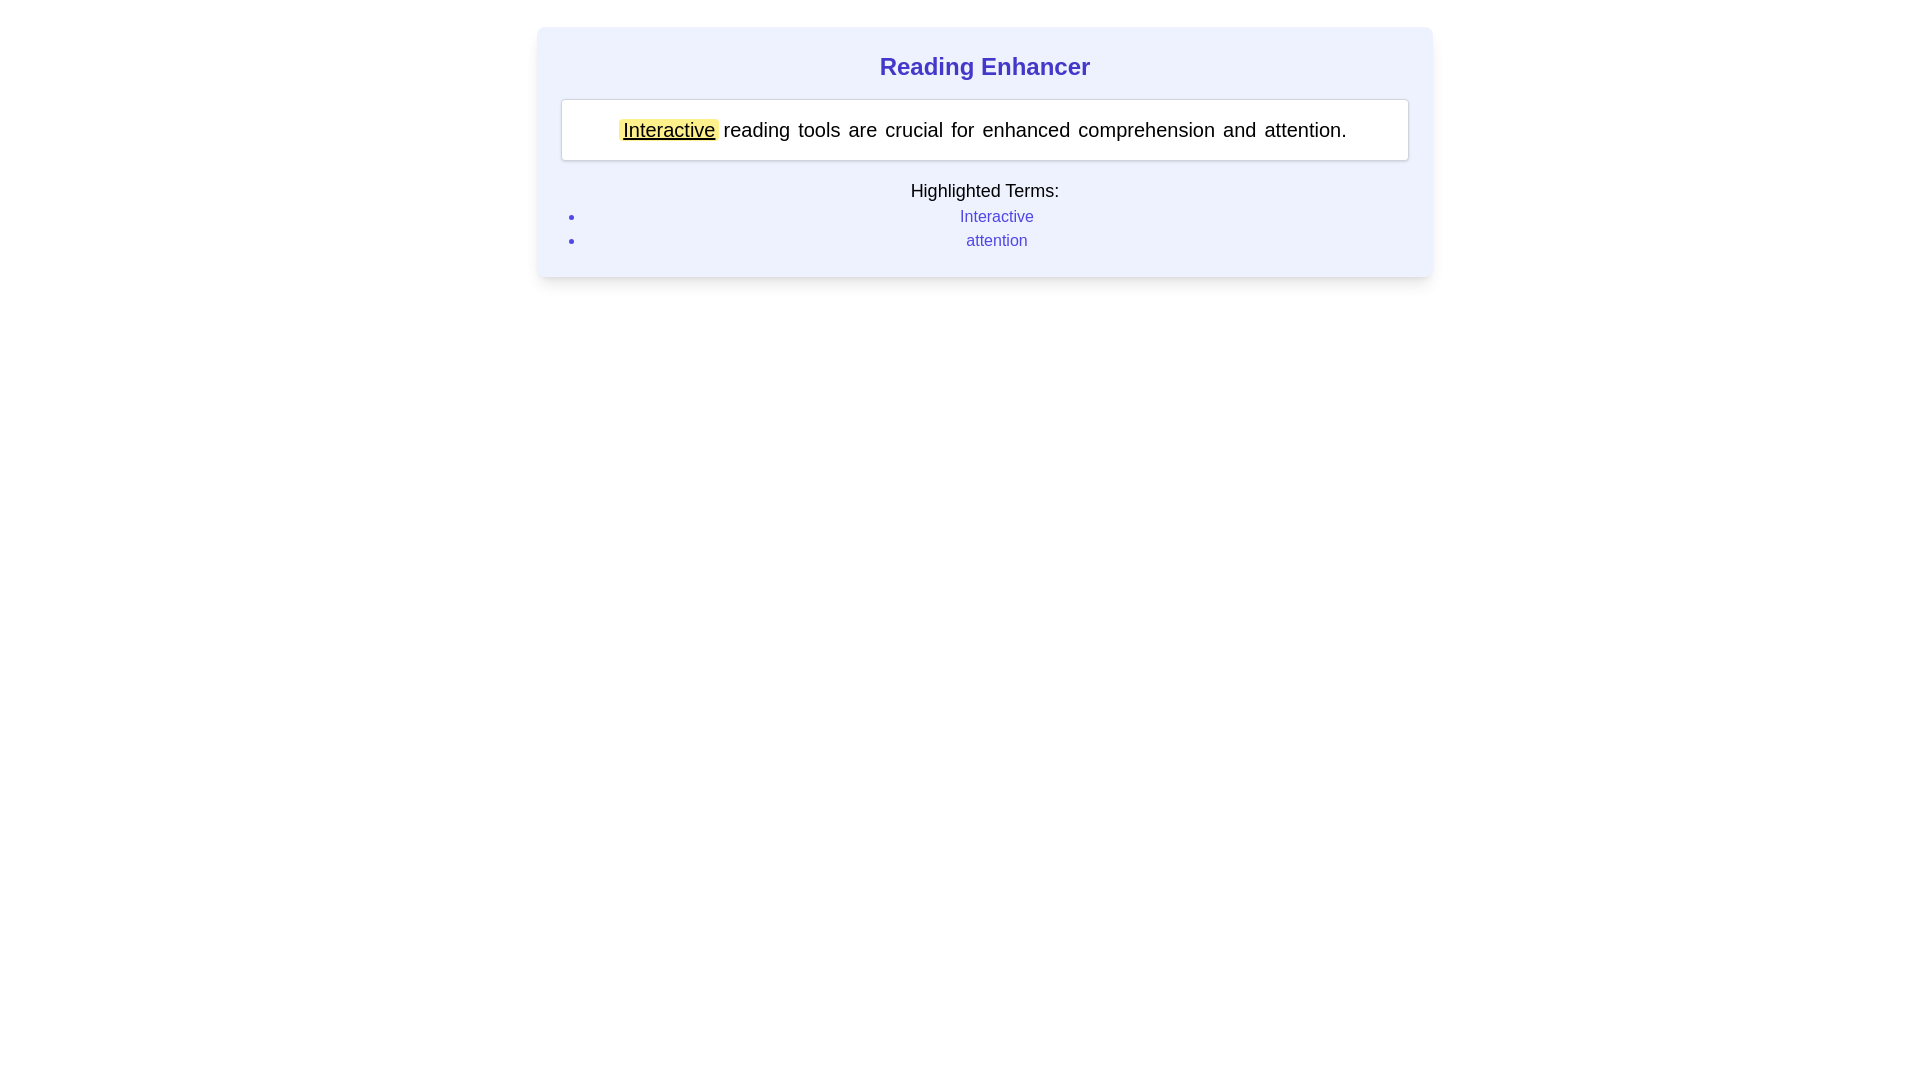  What do you see at coordinates (997, 216) in the screenshot?
I see `the text element displaying the word 'Interactive', which is styled in blue and is the first item in the bulleted list under 'Highlighted Terms'` at bounding box center [997, 216].